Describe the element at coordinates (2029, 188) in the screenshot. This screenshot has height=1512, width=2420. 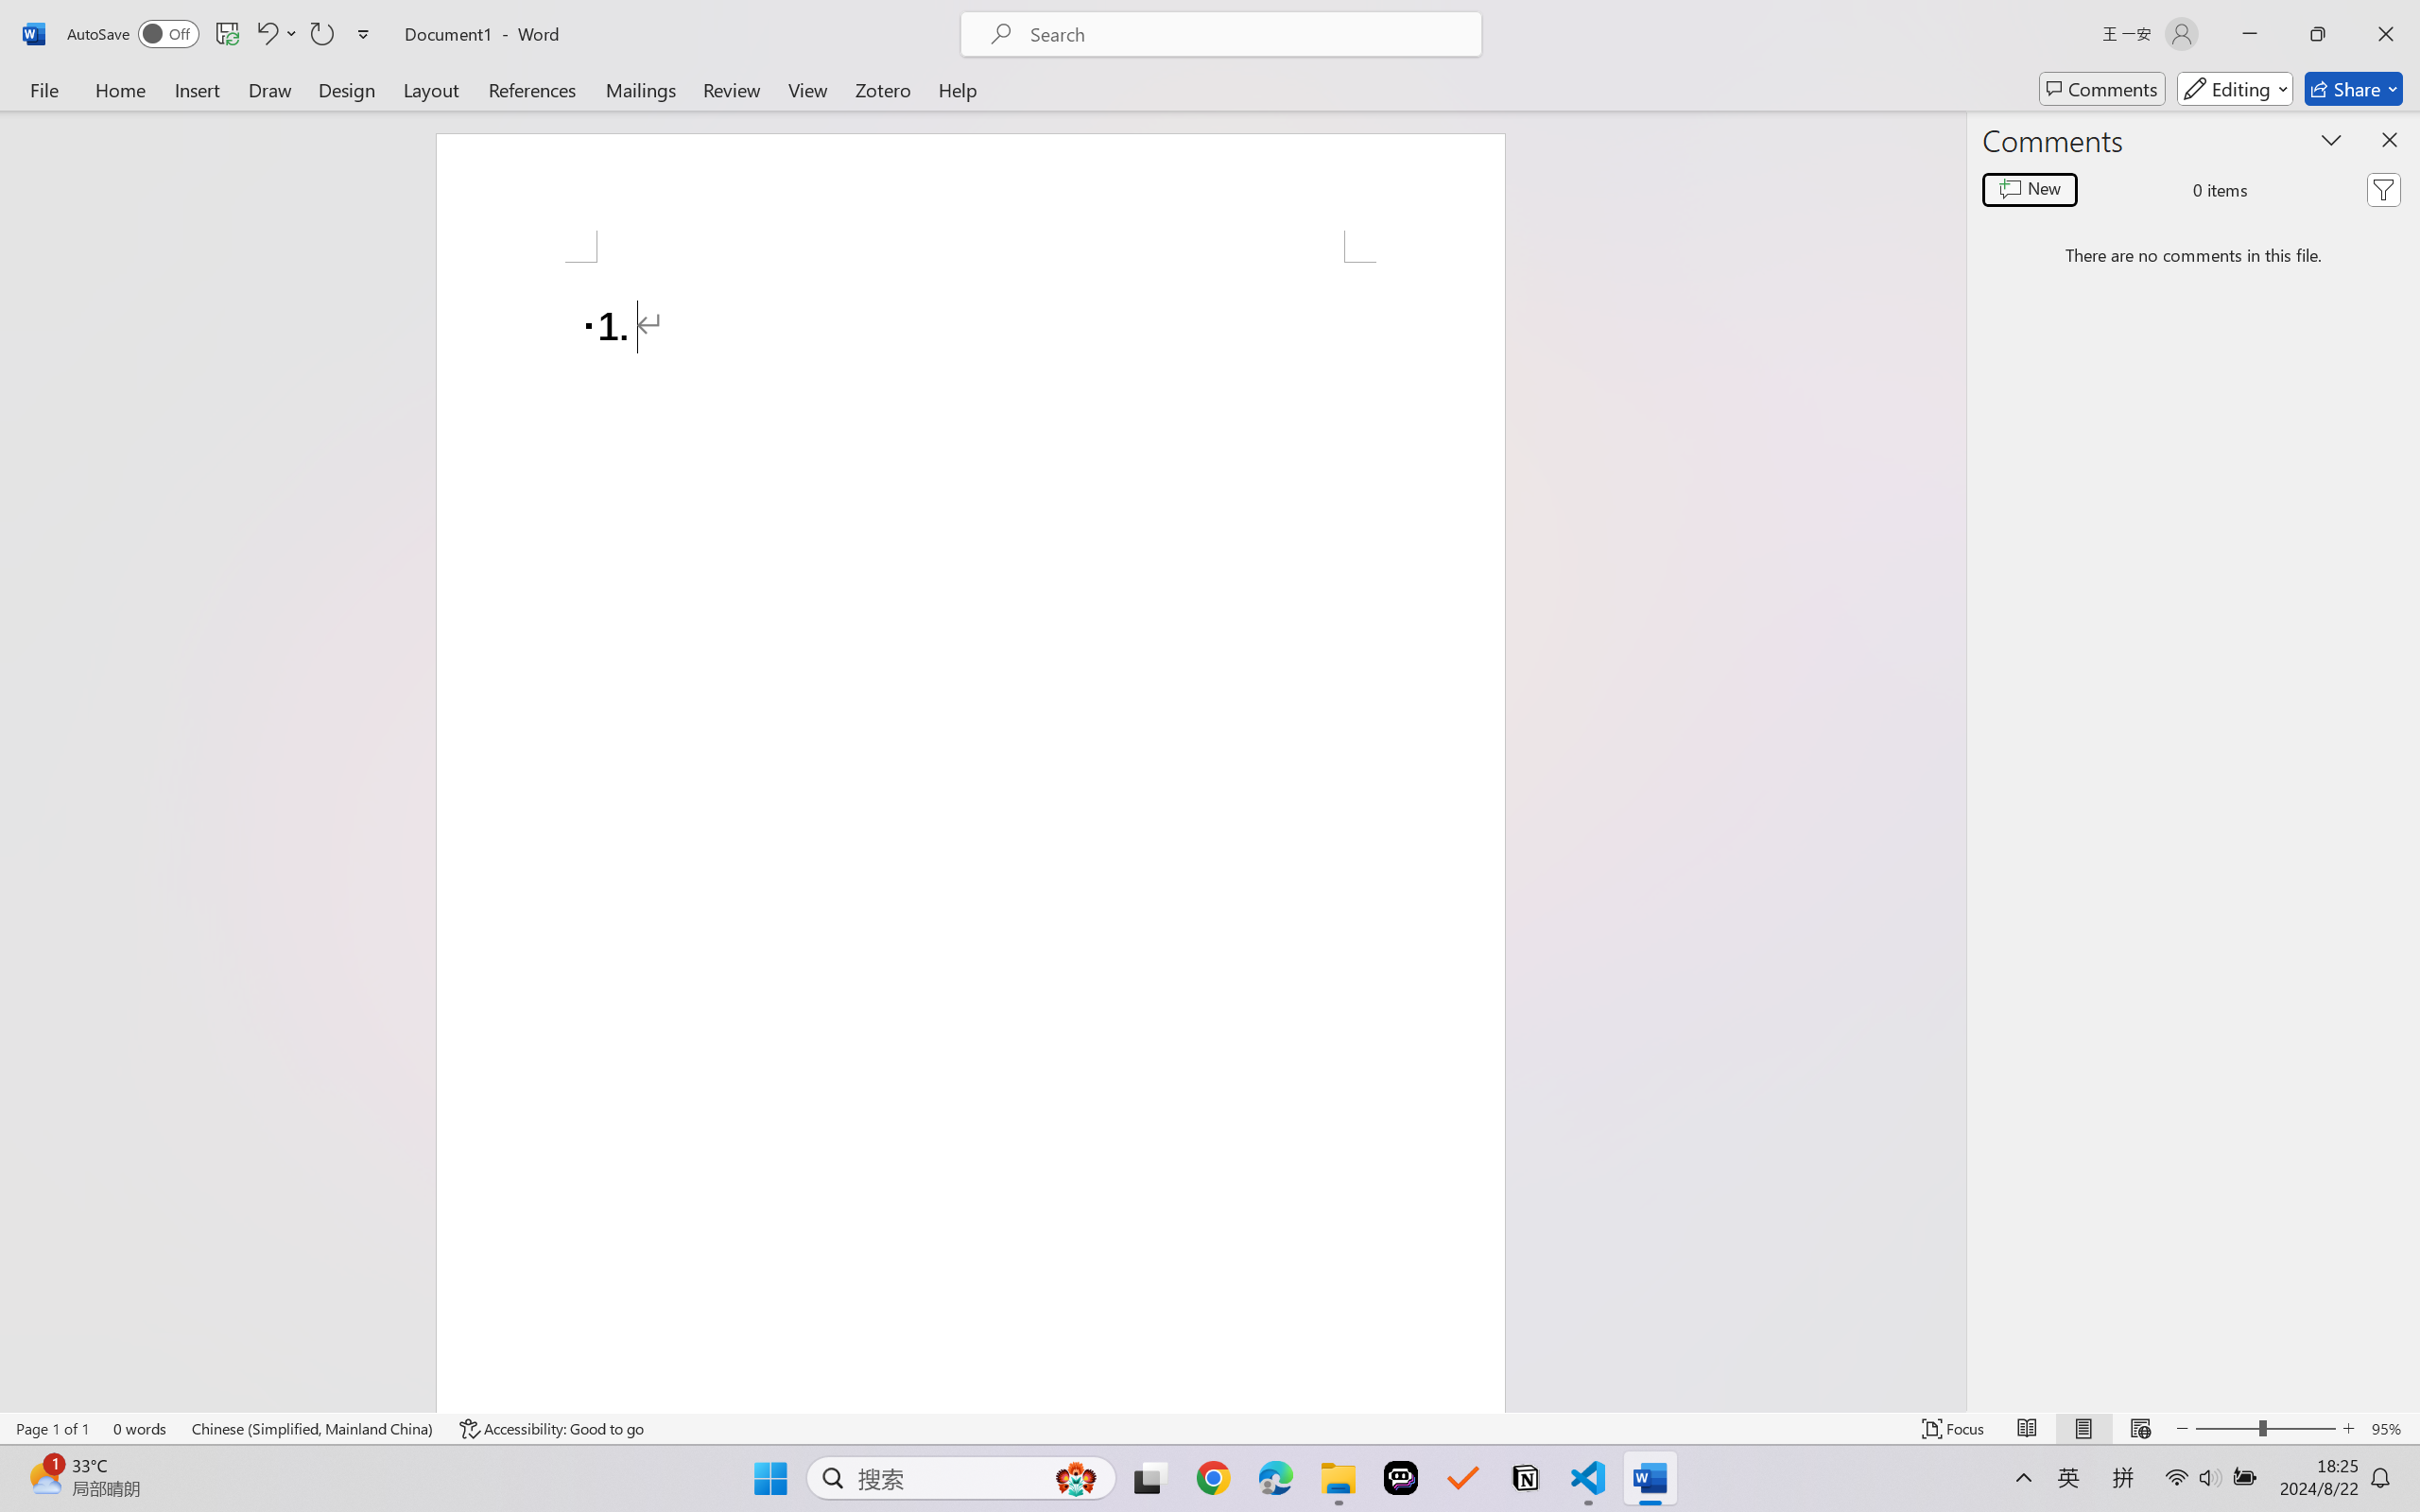
I see `'New comment'` at that location.